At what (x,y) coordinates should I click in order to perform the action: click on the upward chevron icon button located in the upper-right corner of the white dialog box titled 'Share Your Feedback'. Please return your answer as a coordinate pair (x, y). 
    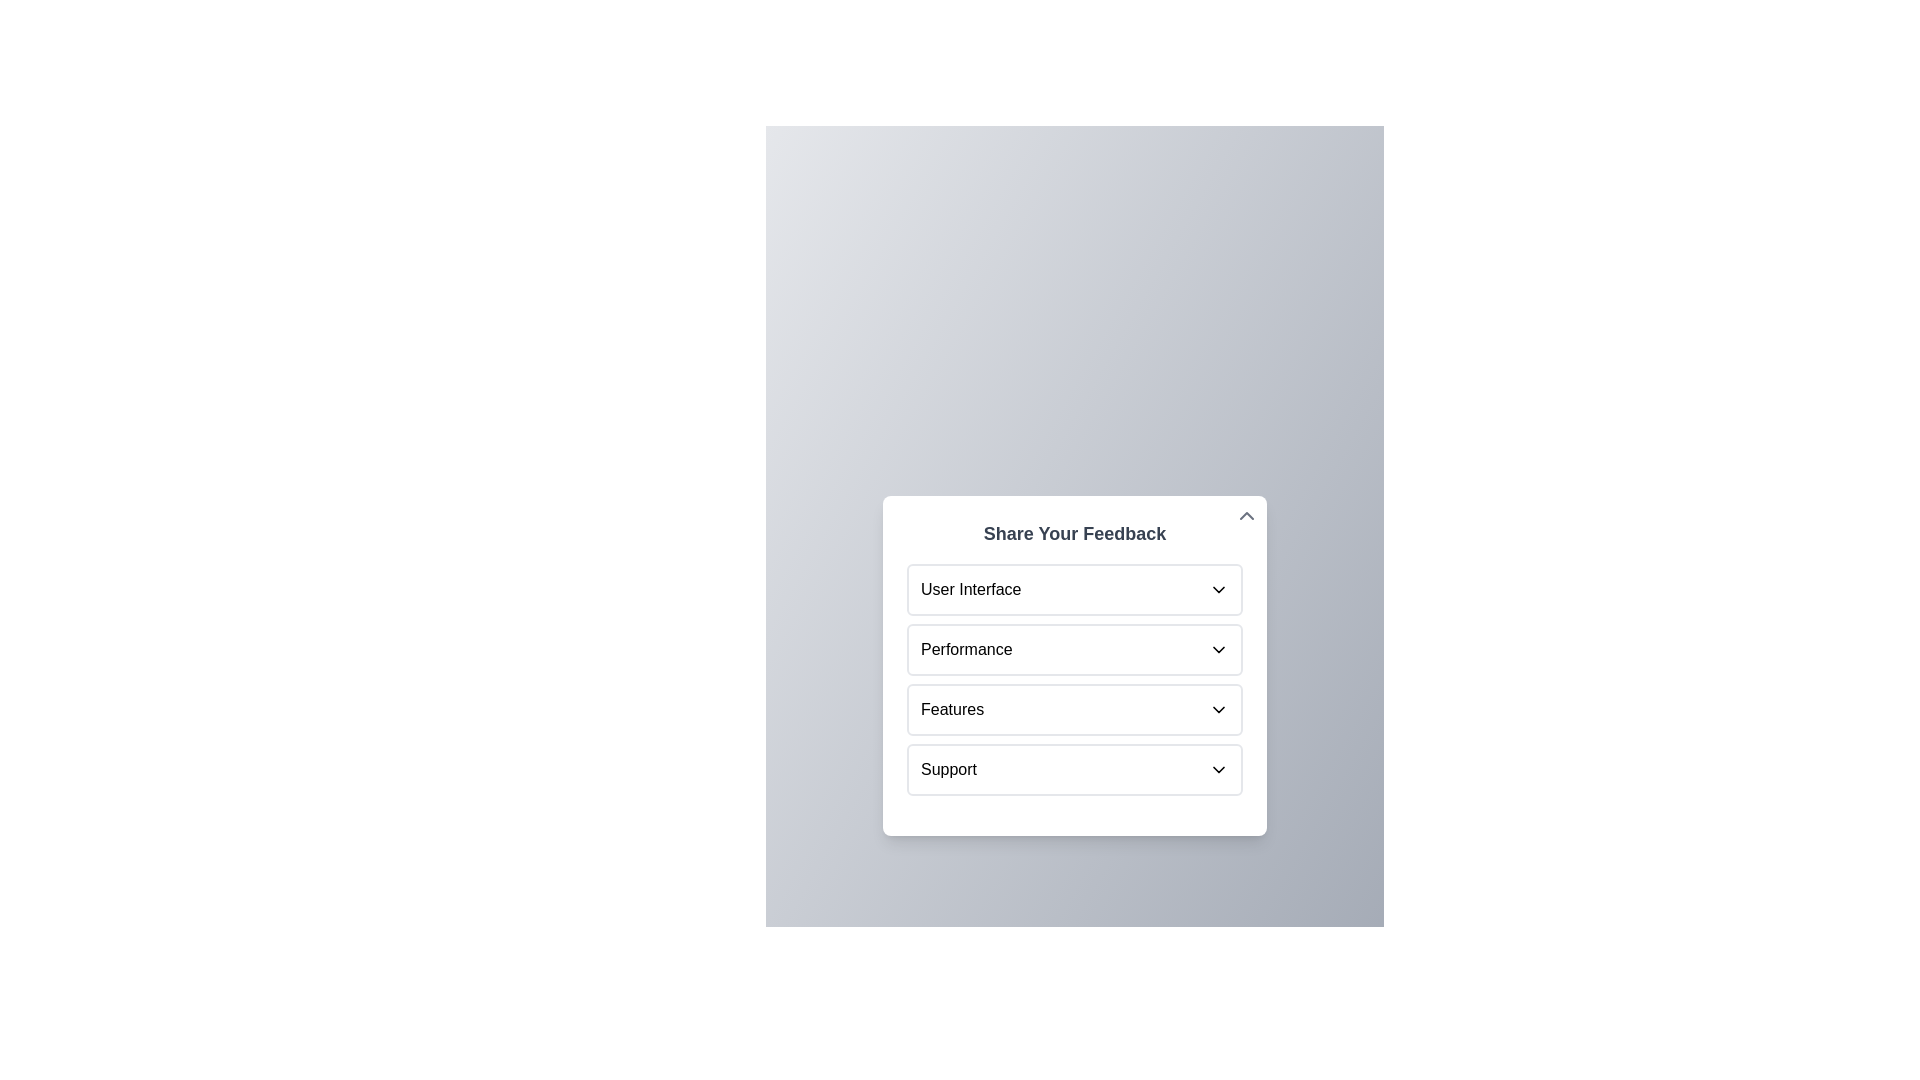
    Looking at the image, I should click on (1246, 515).